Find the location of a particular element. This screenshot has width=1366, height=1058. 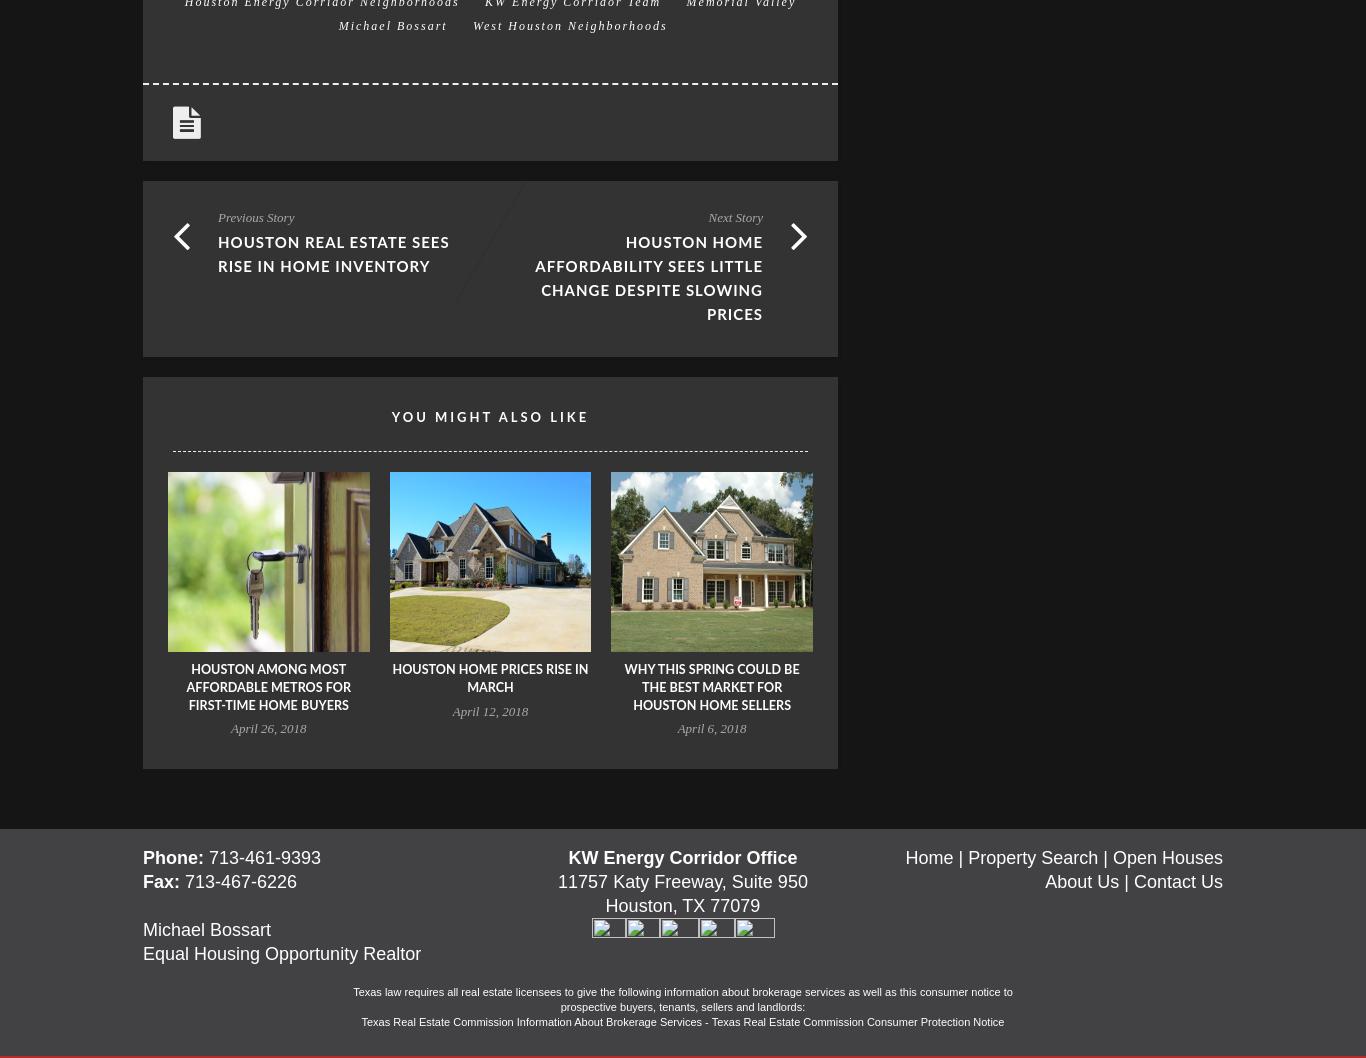

'Houston, TX 77079' is located at coordinates (681, 905).